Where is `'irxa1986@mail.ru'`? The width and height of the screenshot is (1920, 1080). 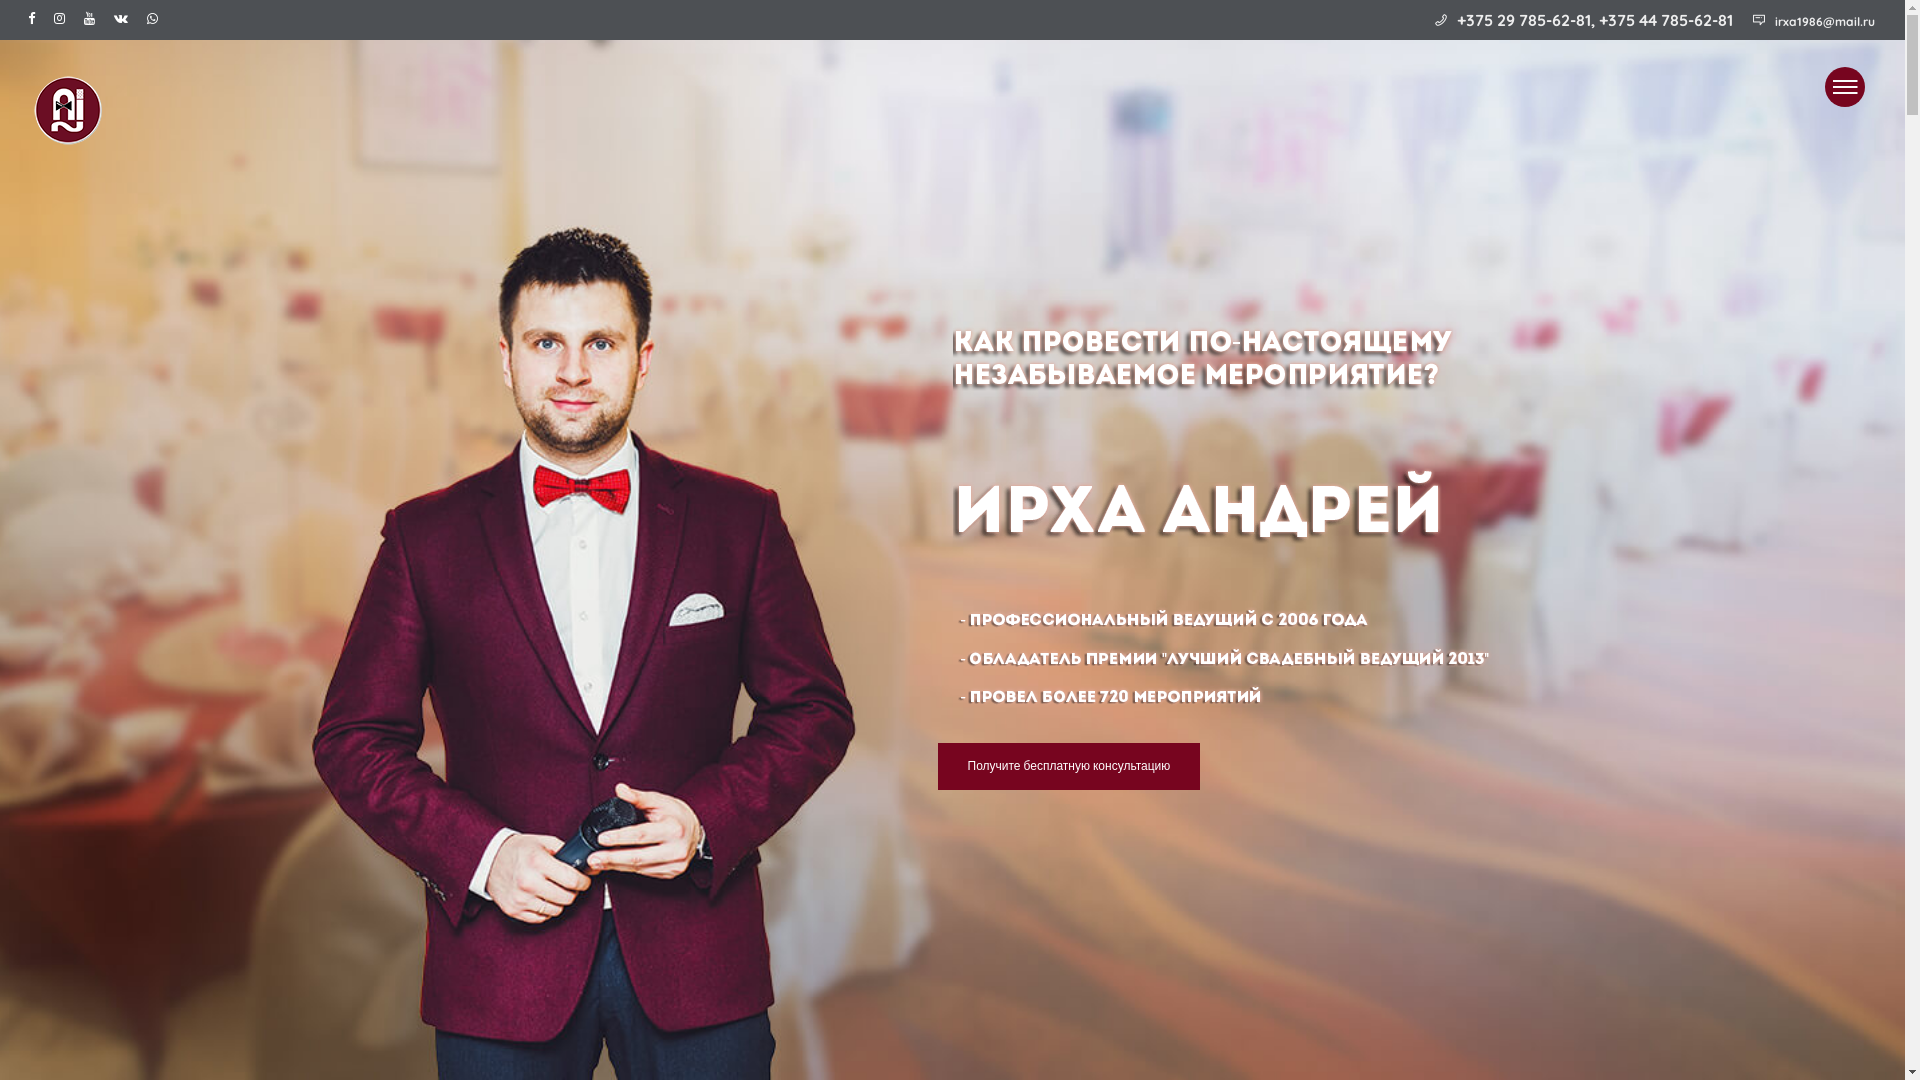
'irxa1986@mail.ru' is located at coordinates (1775, 21).